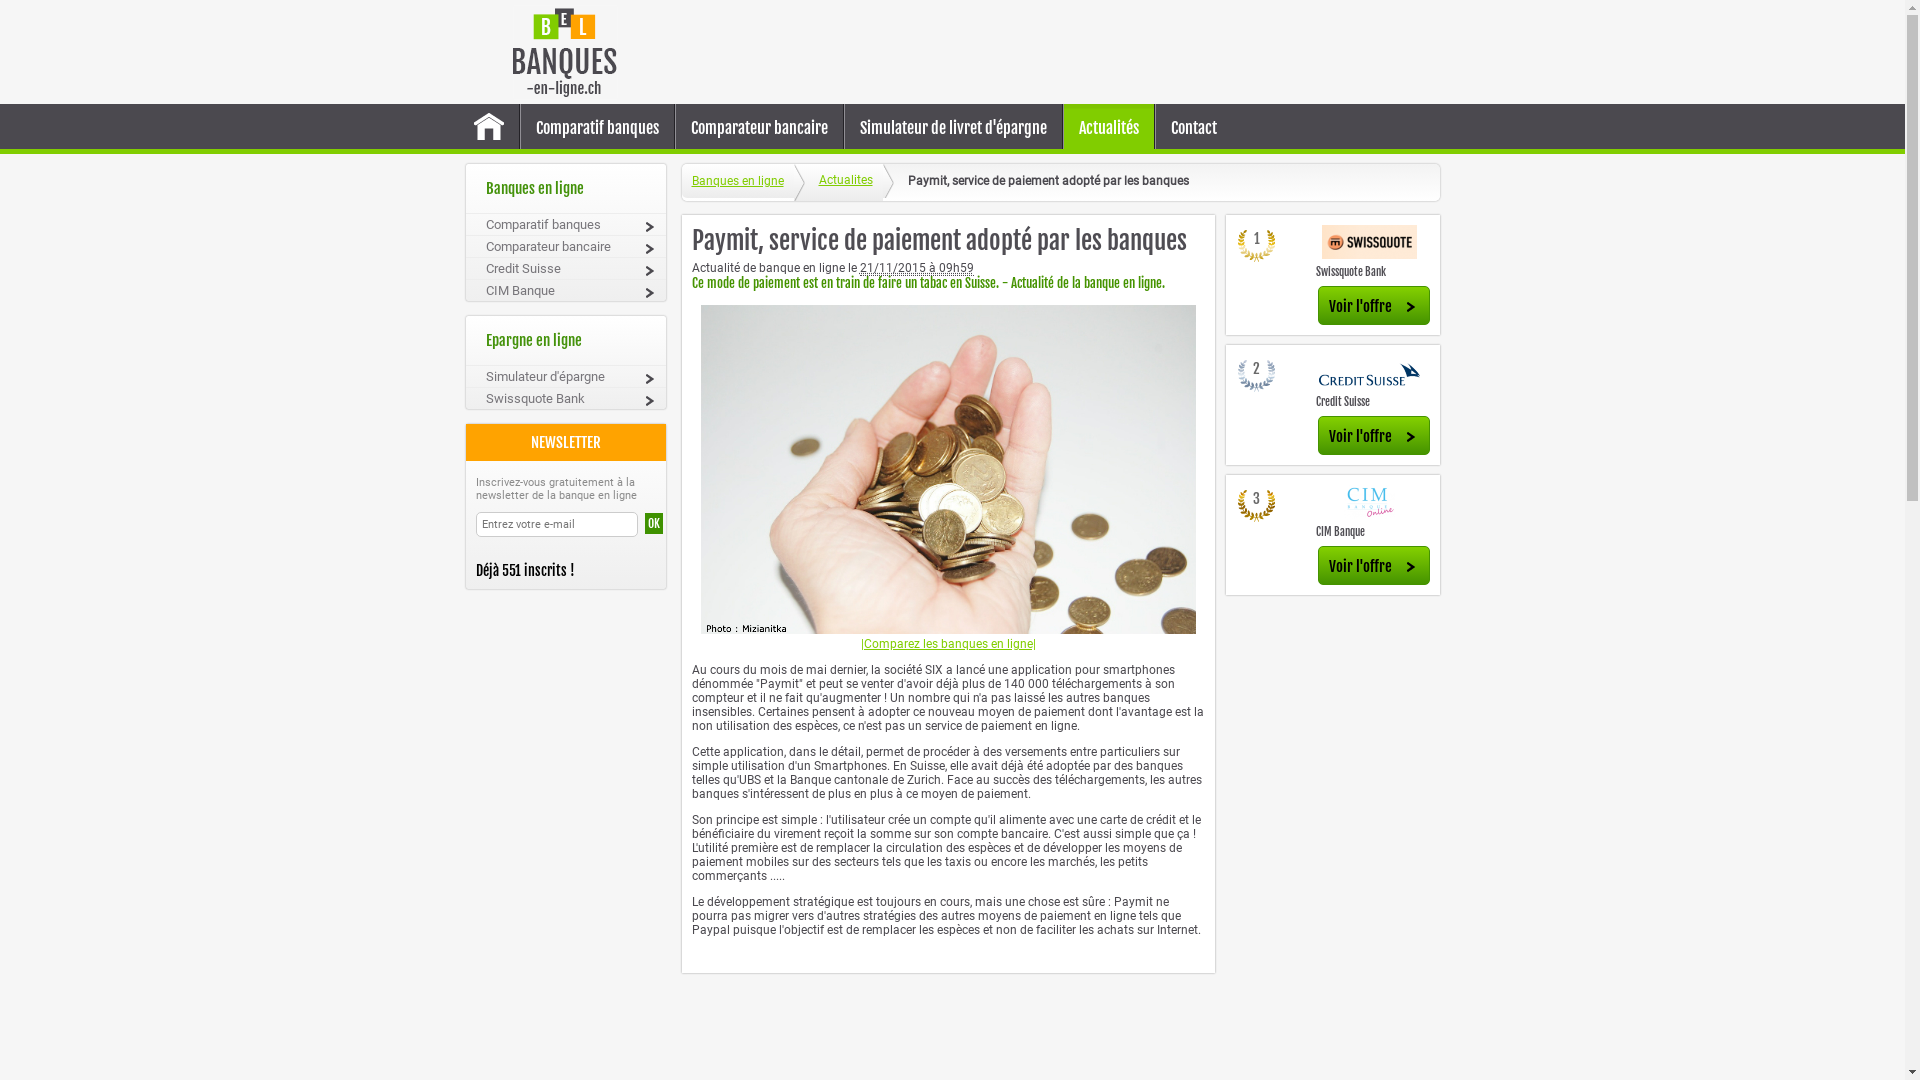 The width and height of the screenshot is (1920, 1080). I want to click on 'Credit Suisse', so click(565, 267).